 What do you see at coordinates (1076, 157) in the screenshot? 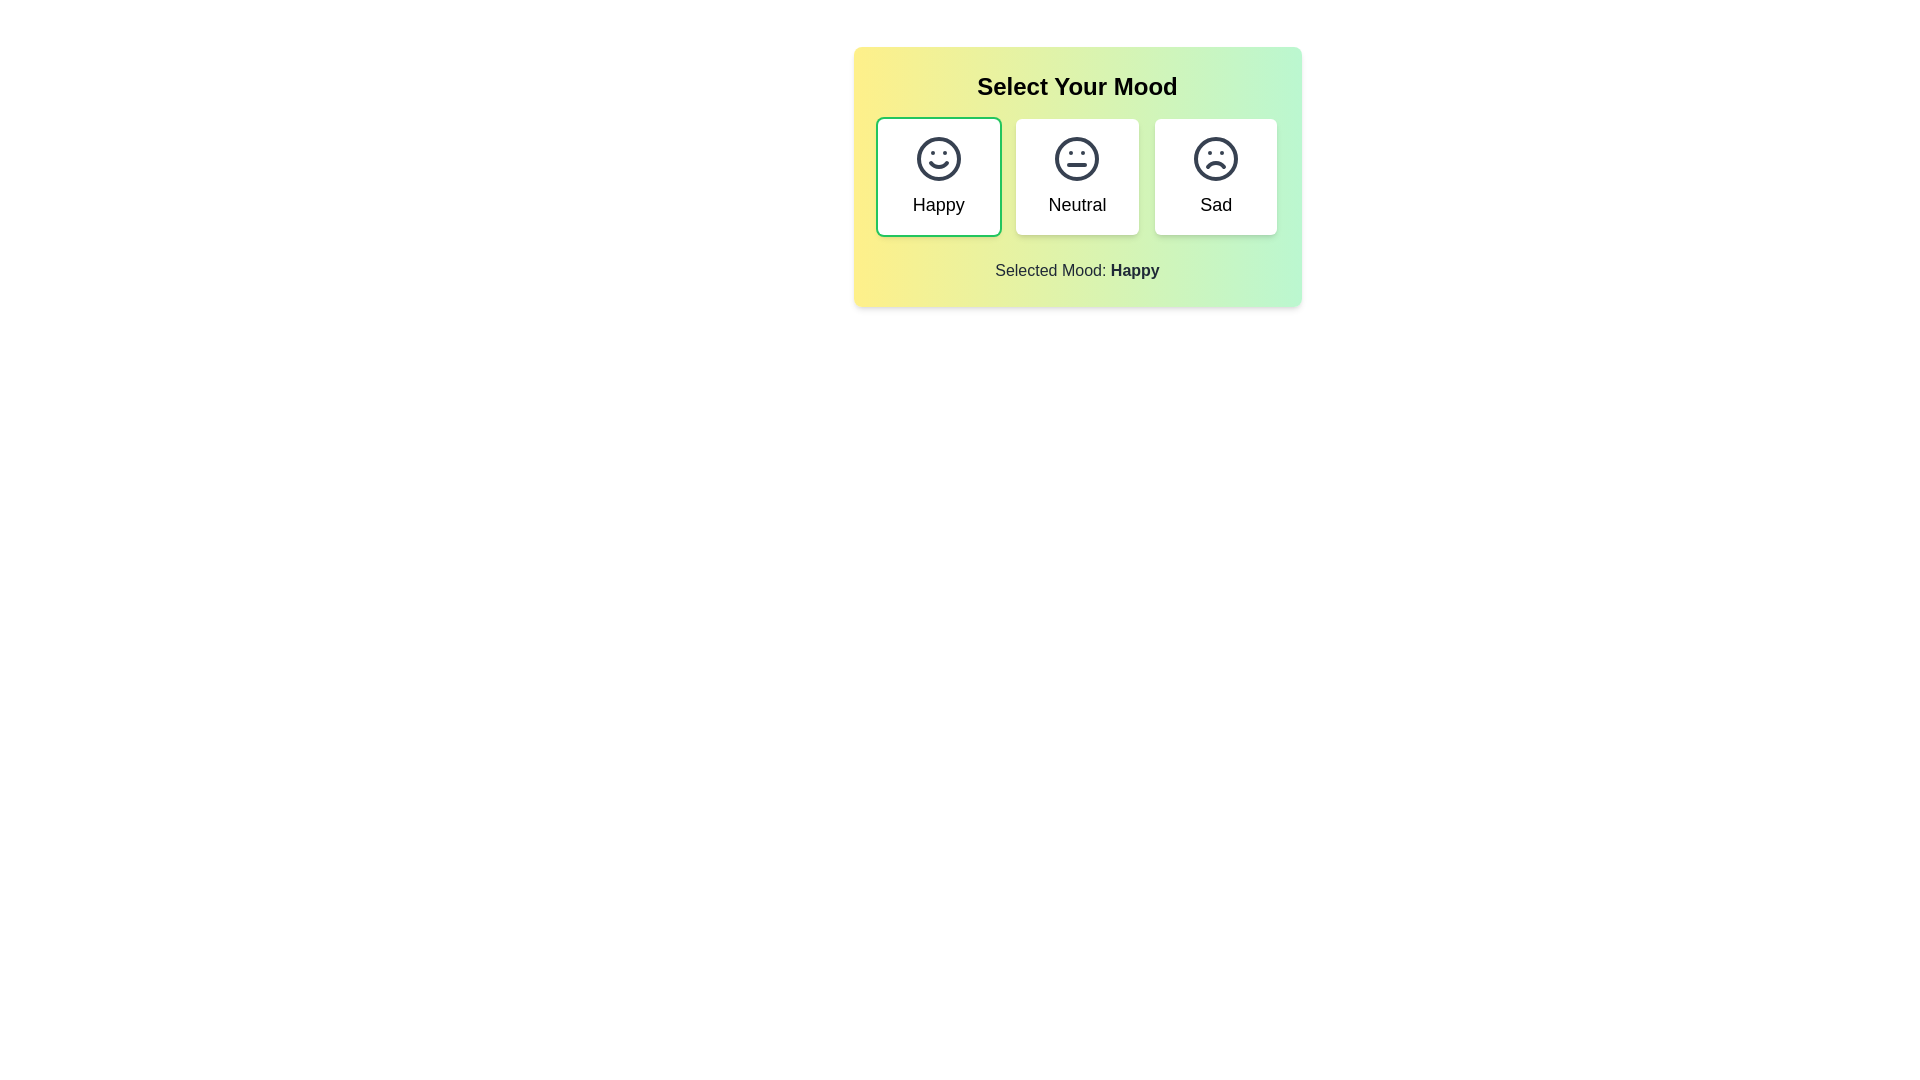
I see `around the circular icon that is part of the 'Neutral' mood icon, positioned centrally in the layout` at bounding box center [1076, 157].